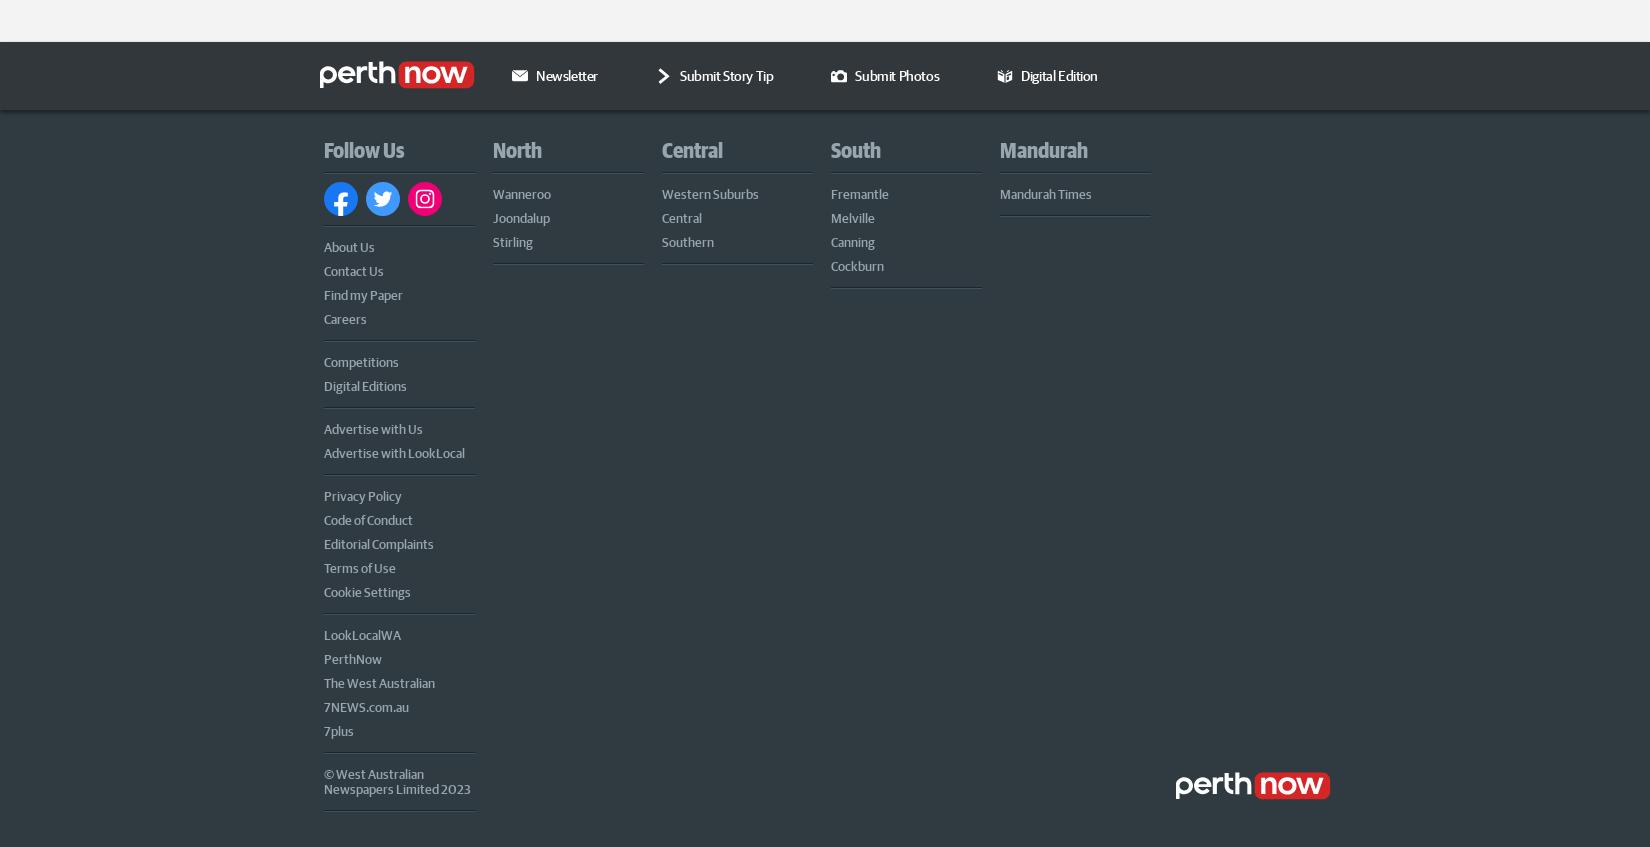 The width and height of the screenshot is (1650, 847). What do you see at coordinates (368, 516) in the screenshot?
I see `'Code of Conduct'` at bounding box center [368, 516].